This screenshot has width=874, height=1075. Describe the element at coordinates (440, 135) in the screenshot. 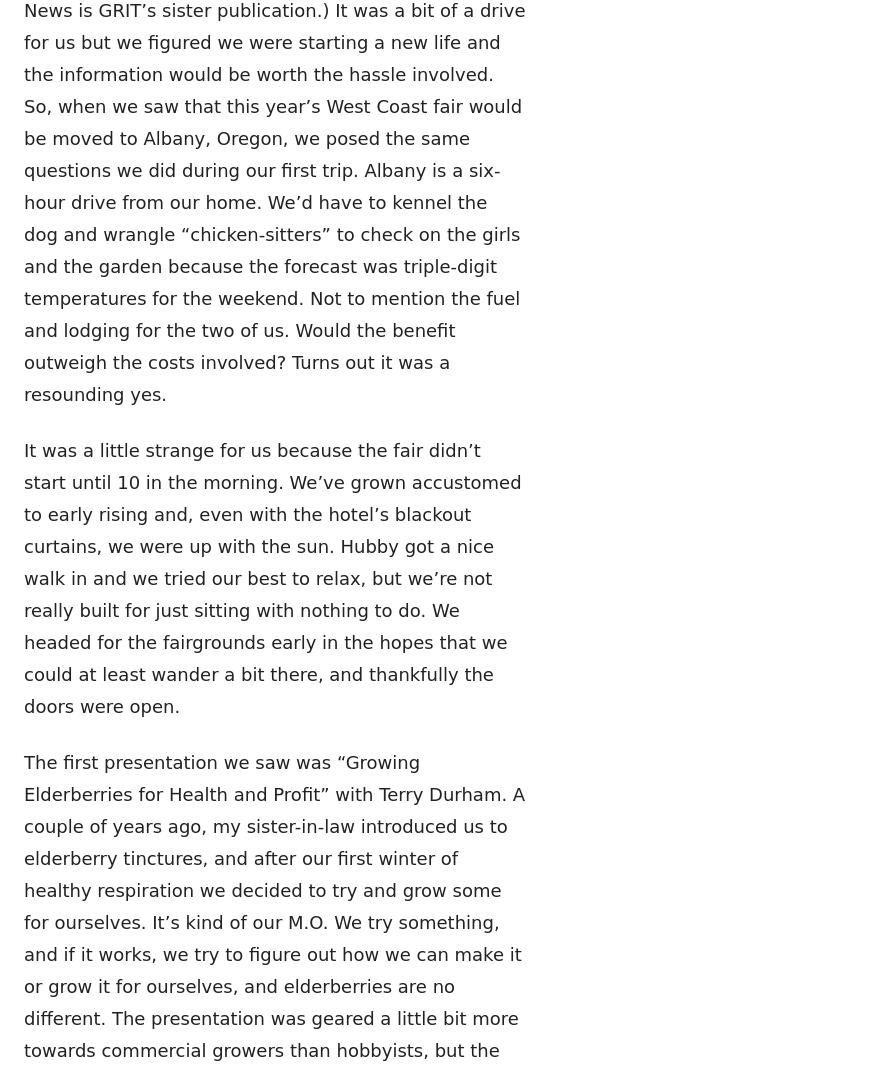

I see `'Get the Nitty-GRIT-ty on Rural Living!'` at that location.